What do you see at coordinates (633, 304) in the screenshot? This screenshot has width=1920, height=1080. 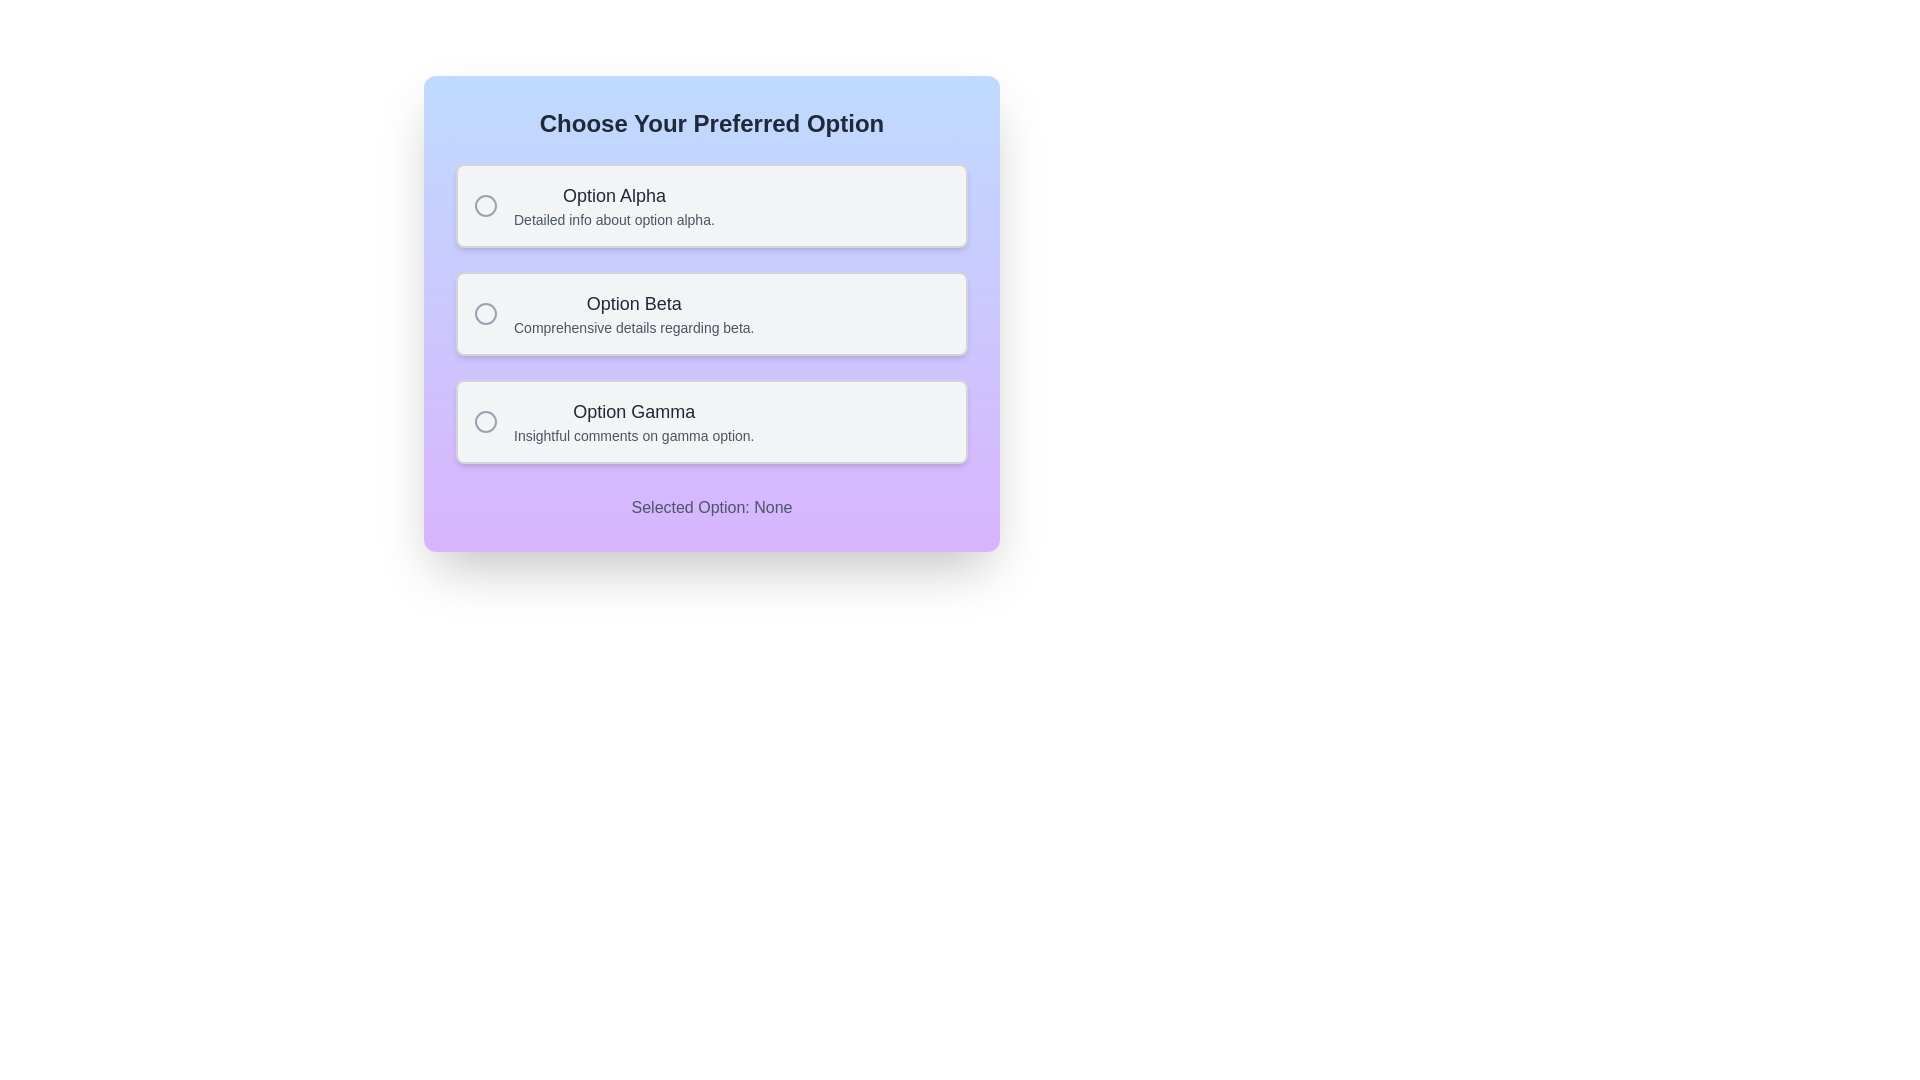 I see `the text label displaying 'Option Beta', which is a medium-sized, bold, dark gray font heading situated between 'Option Alpha' and 'Option Gamma' in a vertical list of selectable items` at bounding box center [633, 304].